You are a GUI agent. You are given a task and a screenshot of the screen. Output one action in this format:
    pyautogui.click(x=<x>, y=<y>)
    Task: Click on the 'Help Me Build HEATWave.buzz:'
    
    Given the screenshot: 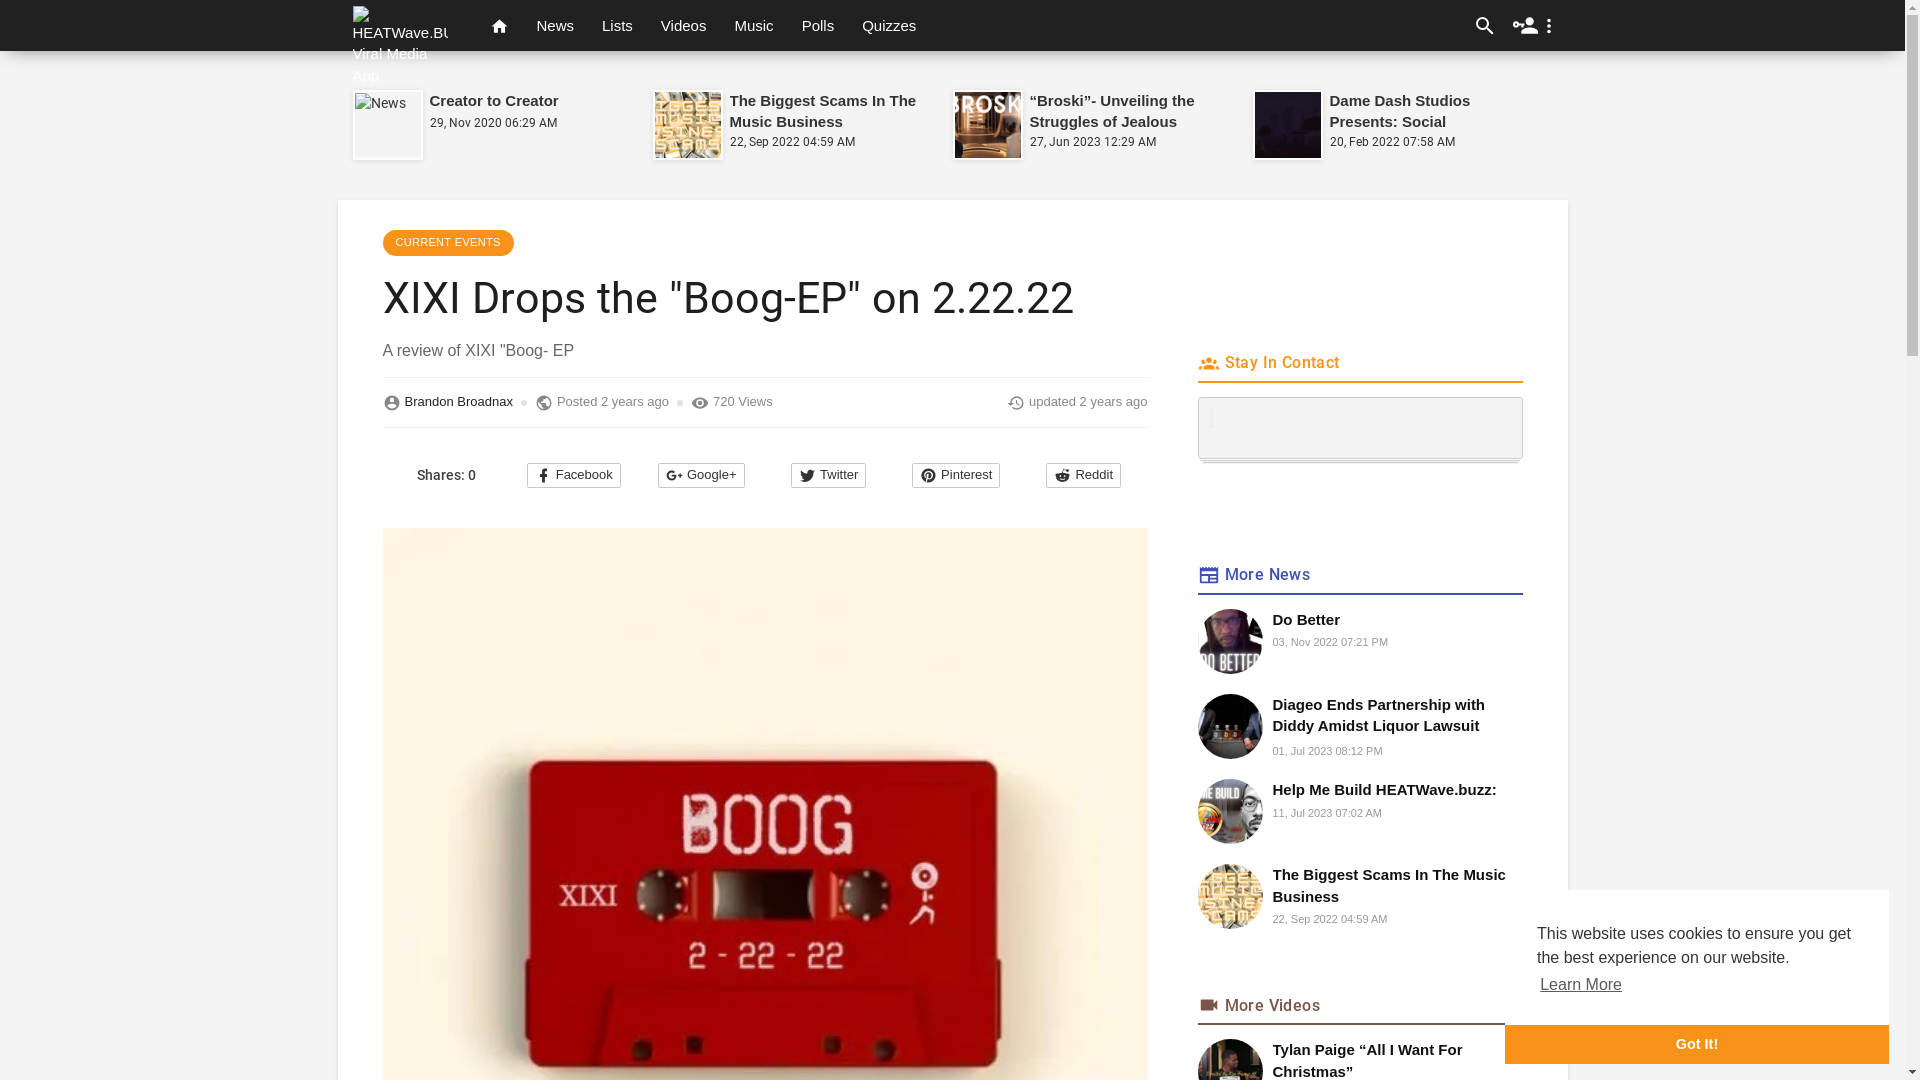 What is the action you would take?
    pyautogui.click(x=1395, y=788)
    